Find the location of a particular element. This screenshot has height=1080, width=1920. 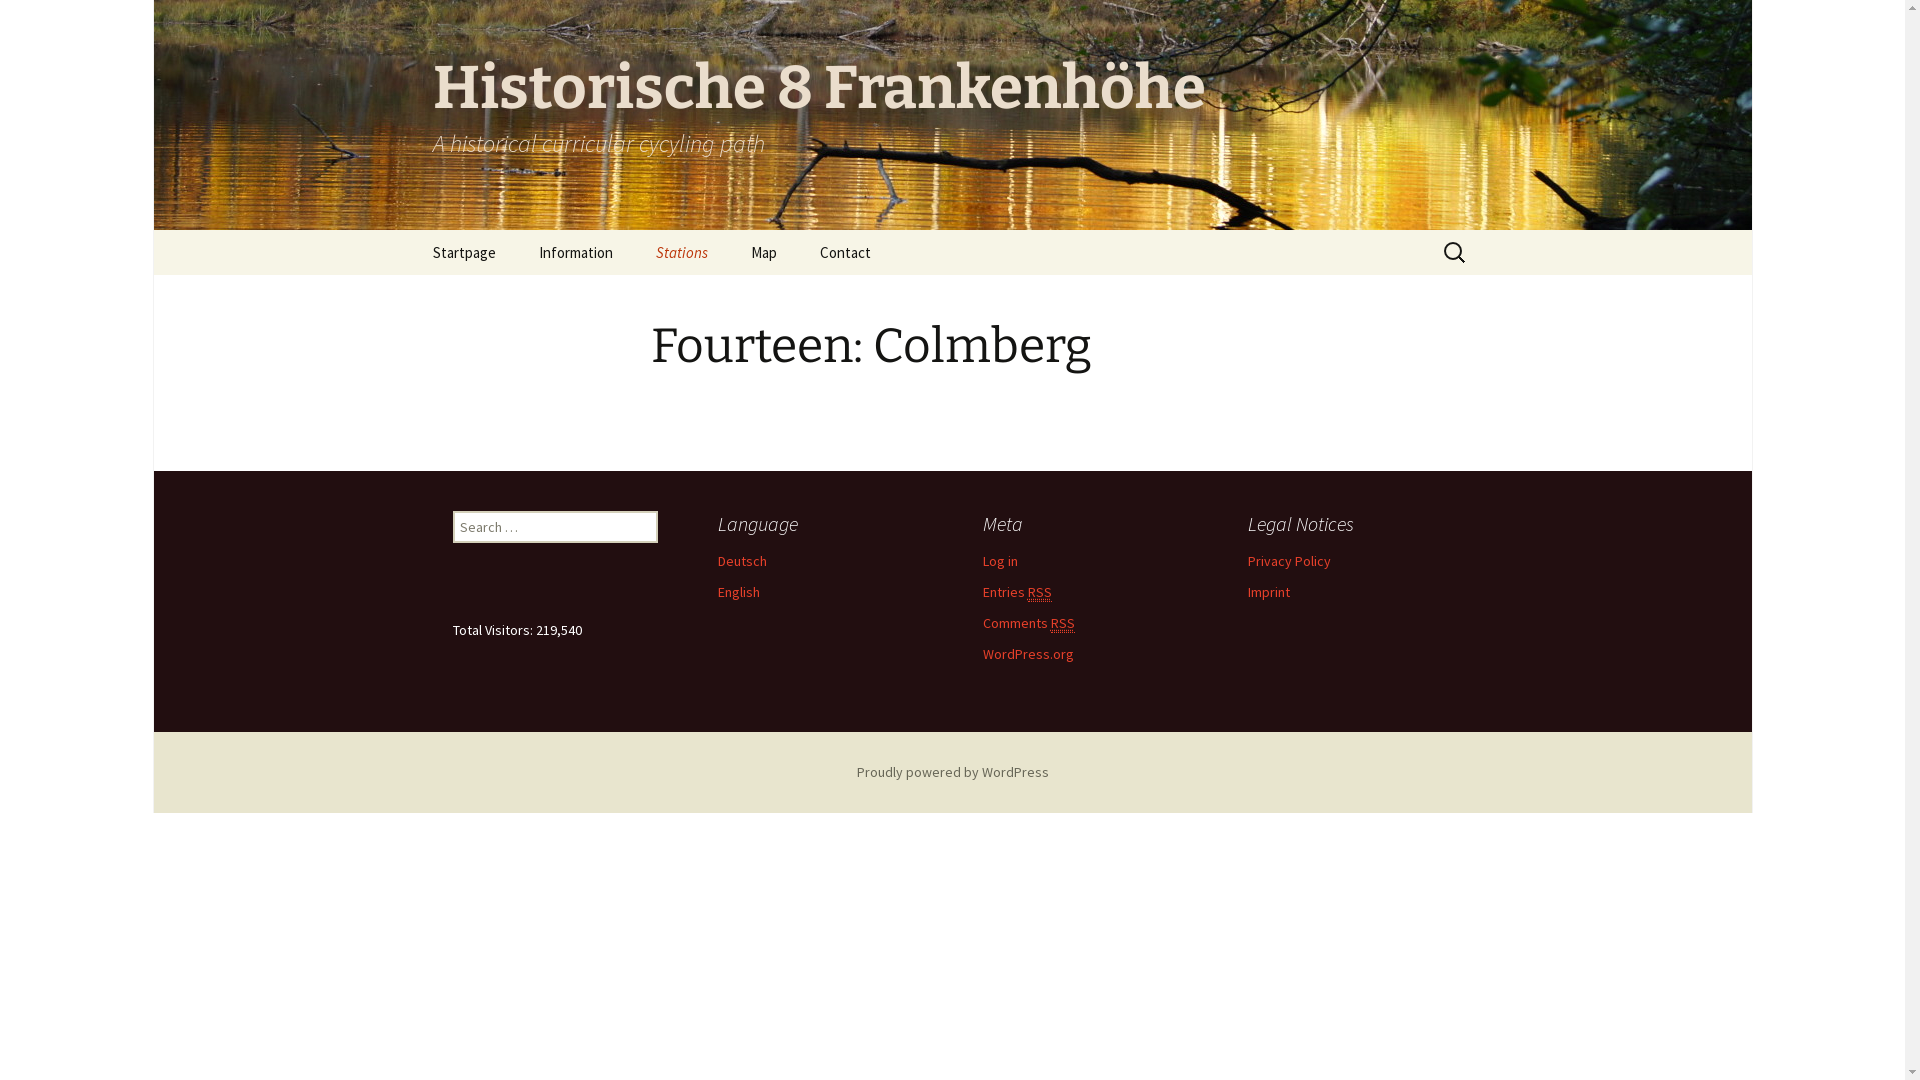

'Educational materials' is located at coordinates (617, 297).